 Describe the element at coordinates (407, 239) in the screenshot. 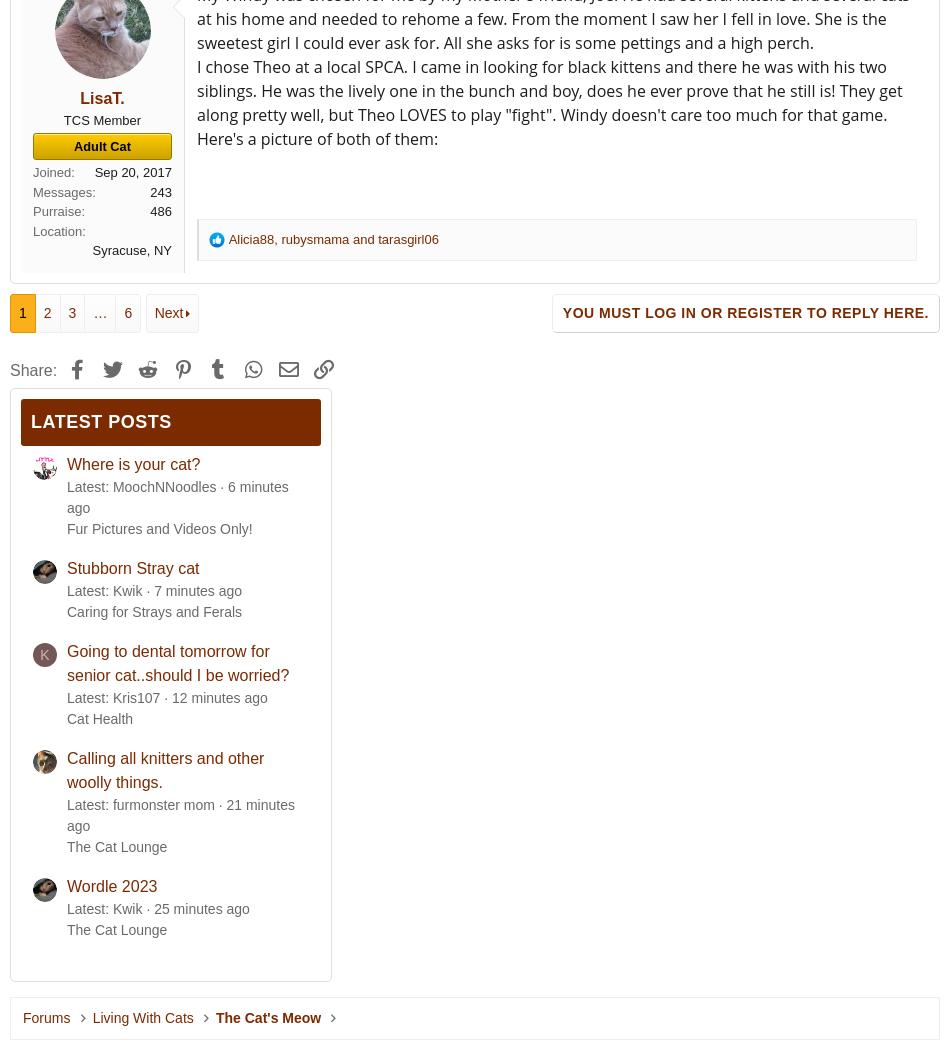

I see `'tarasgirl06'` at that location.